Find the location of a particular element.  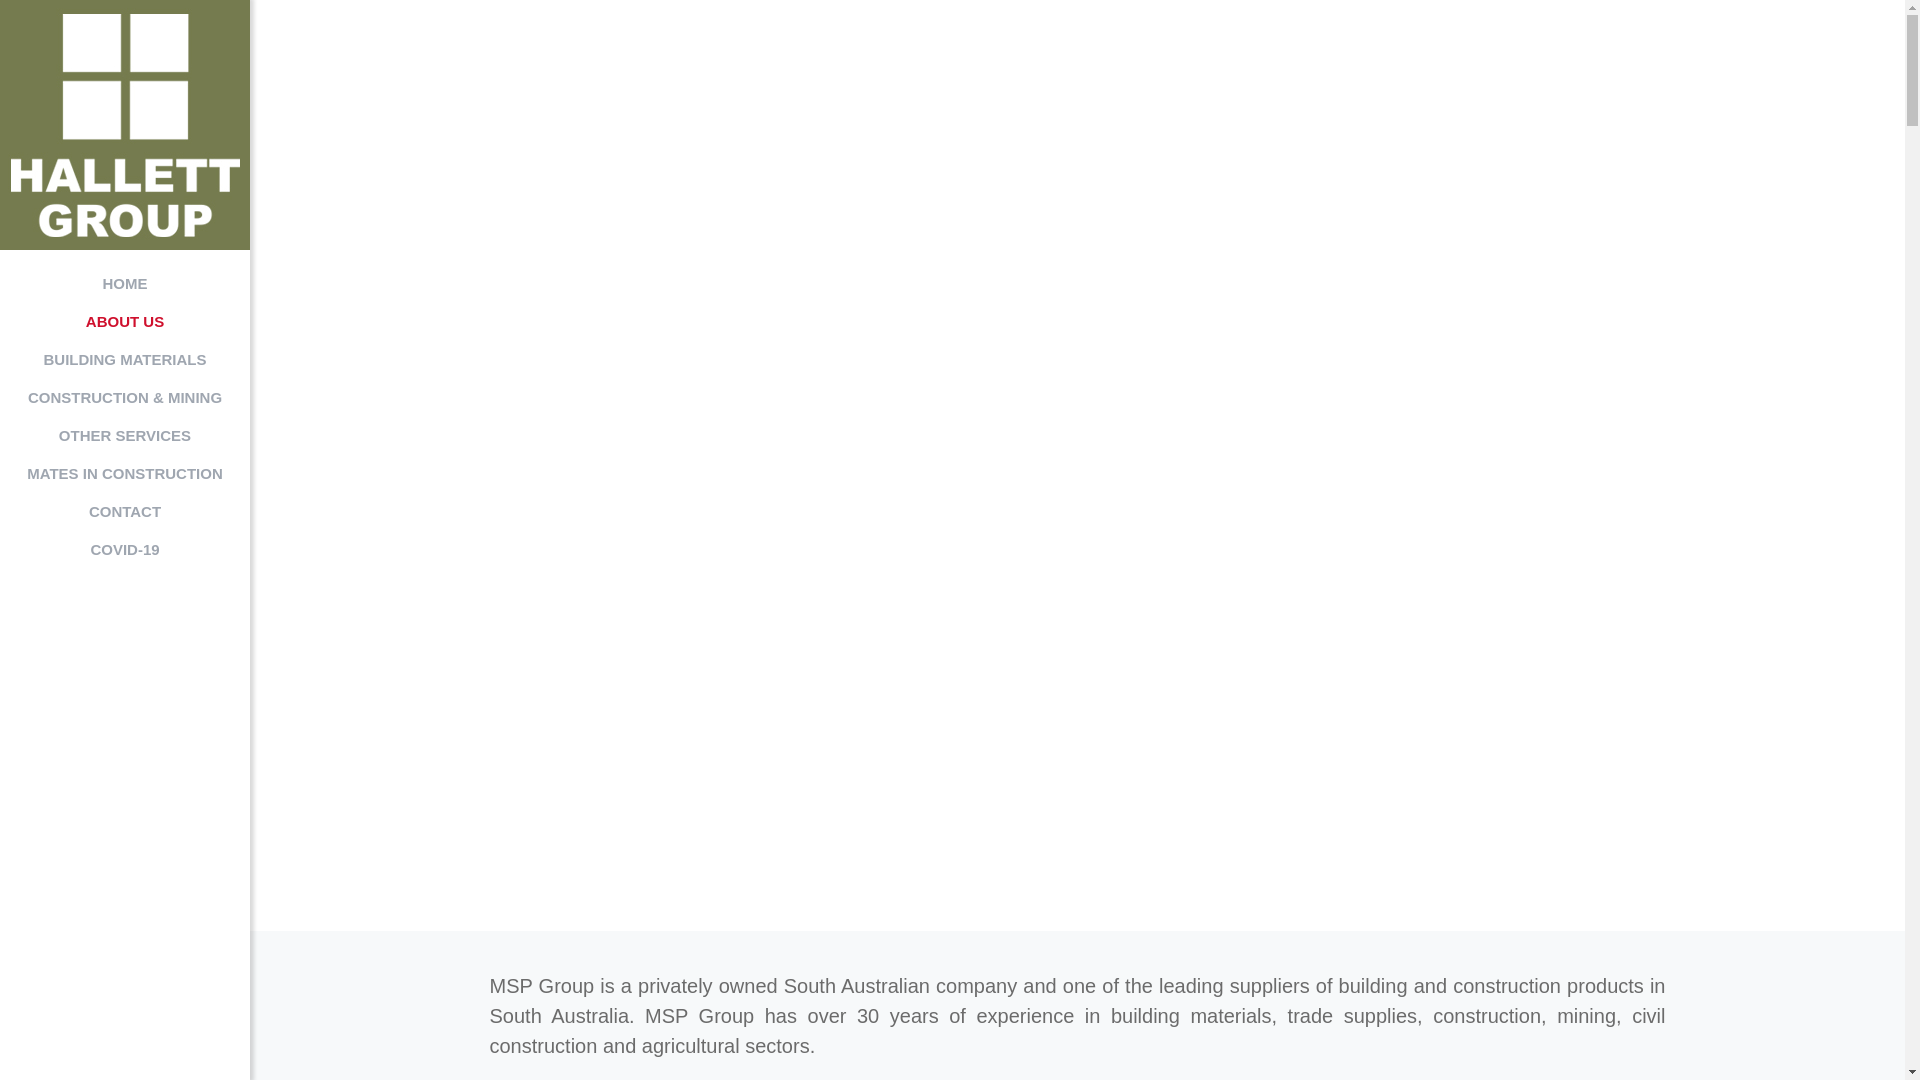

'COVID-19' is located at coordinates (123, 550).